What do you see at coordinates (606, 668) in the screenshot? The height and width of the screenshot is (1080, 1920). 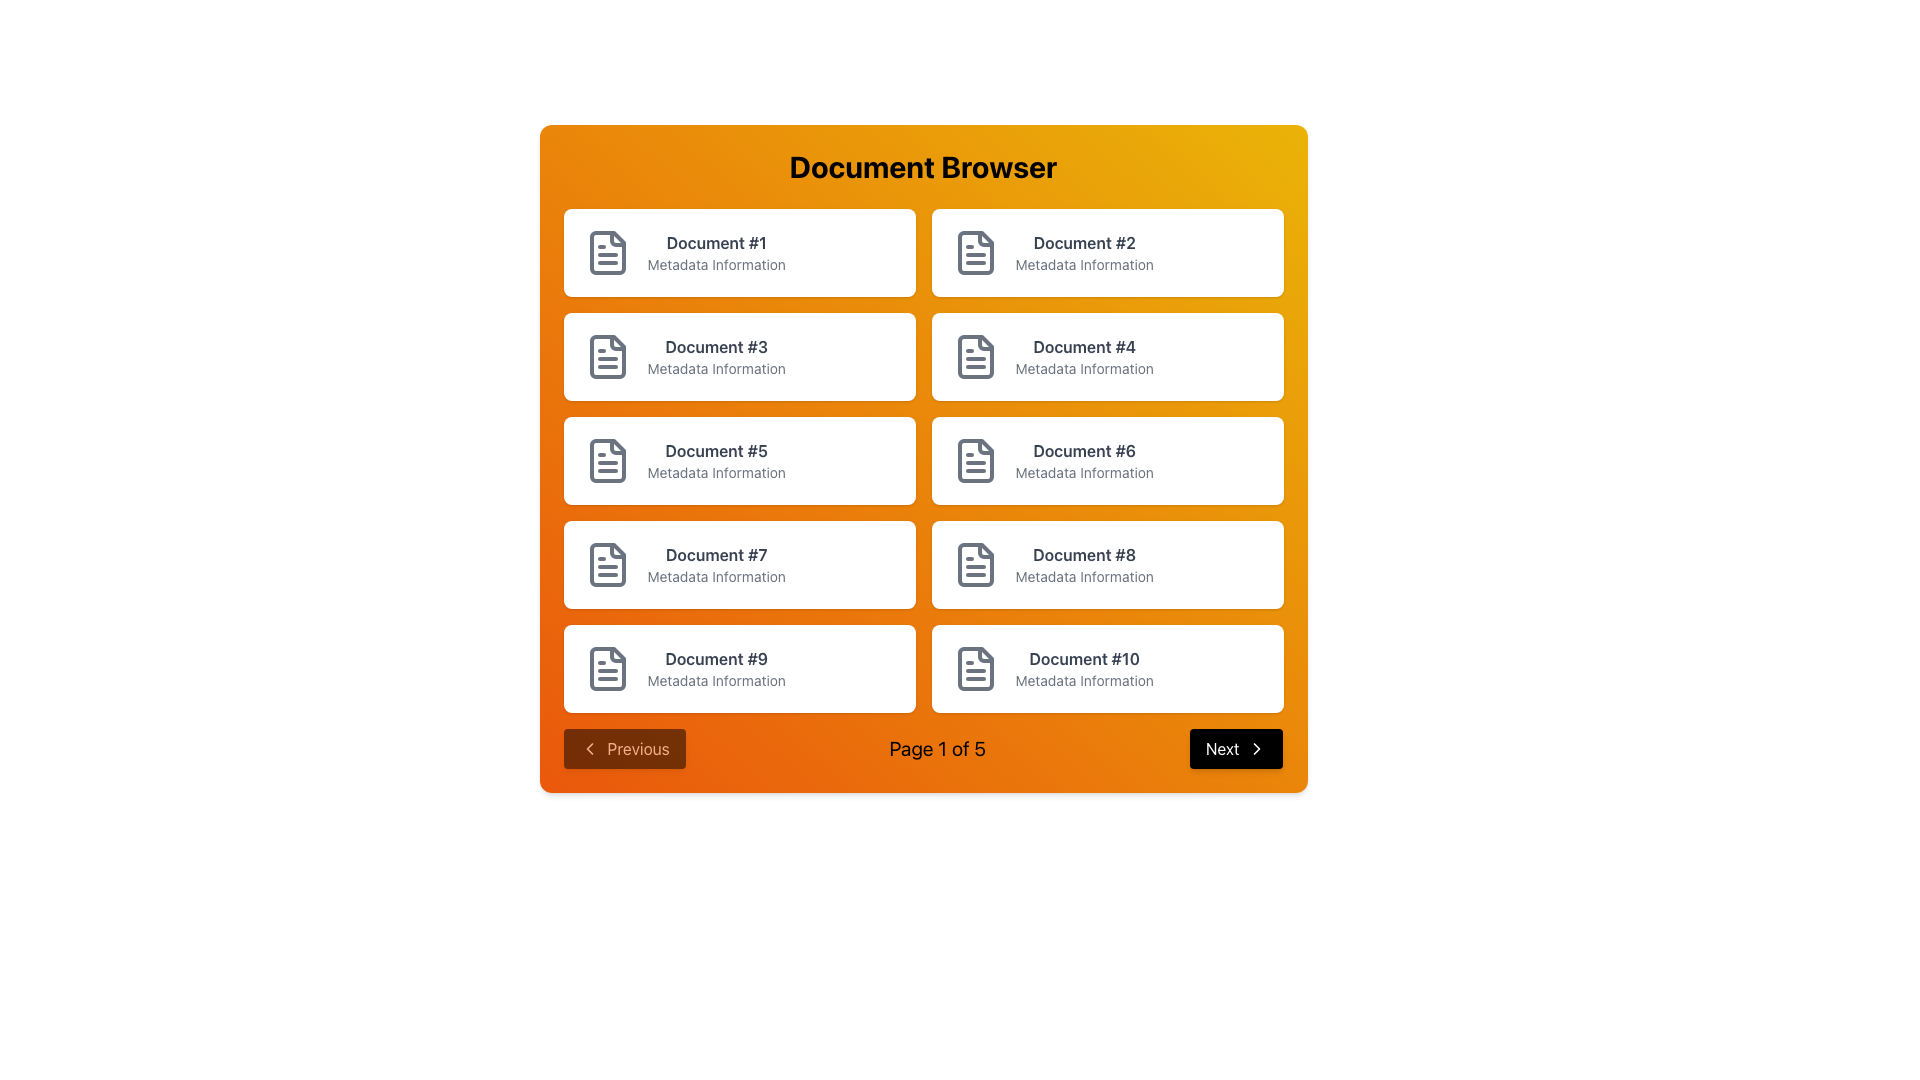 I see `the document icon representing 'Document #9' located in the first column and fifth row of the grid layout by moving the cursor to its center point` at bounding box center [606, 668].